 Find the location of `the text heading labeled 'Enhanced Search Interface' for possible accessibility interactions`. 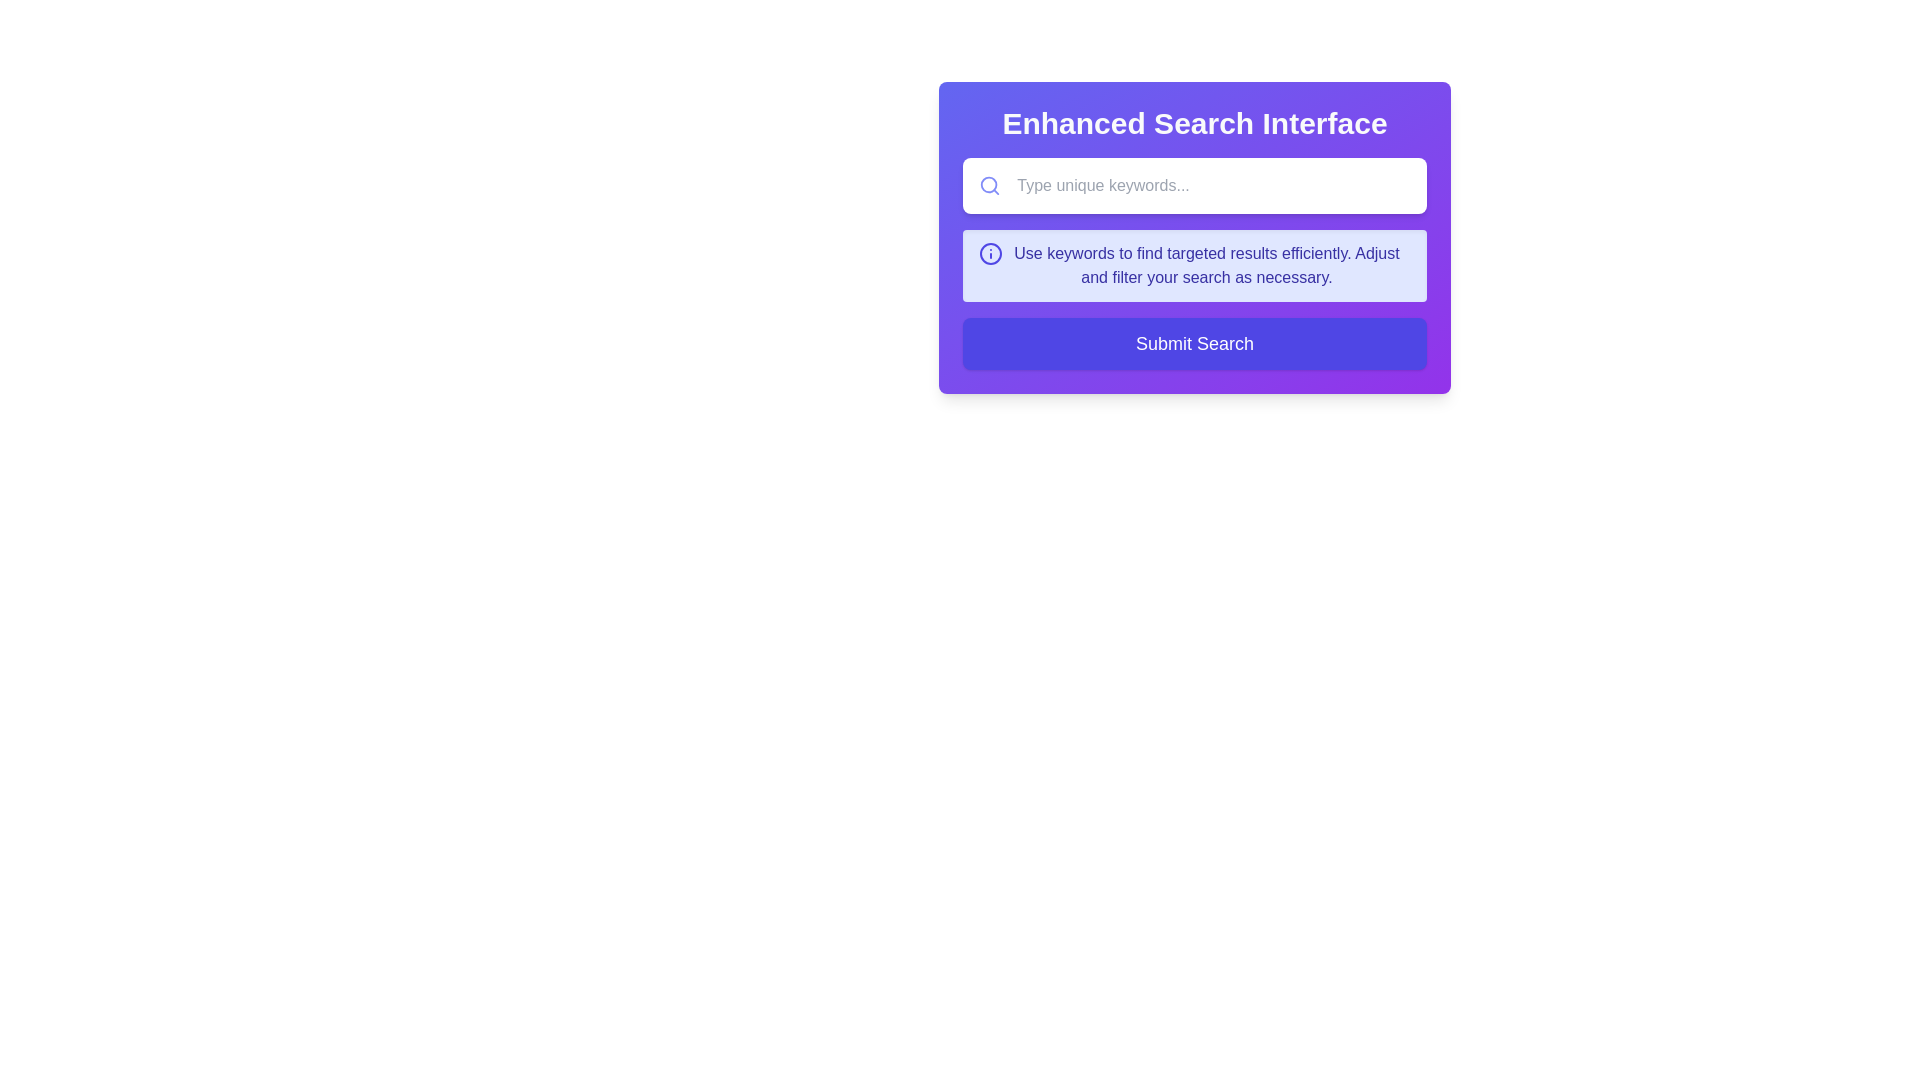

the text heading labeled 'Enhanced Search Interface' for possible accessibility interactions is located at coordinates (1195, 123).